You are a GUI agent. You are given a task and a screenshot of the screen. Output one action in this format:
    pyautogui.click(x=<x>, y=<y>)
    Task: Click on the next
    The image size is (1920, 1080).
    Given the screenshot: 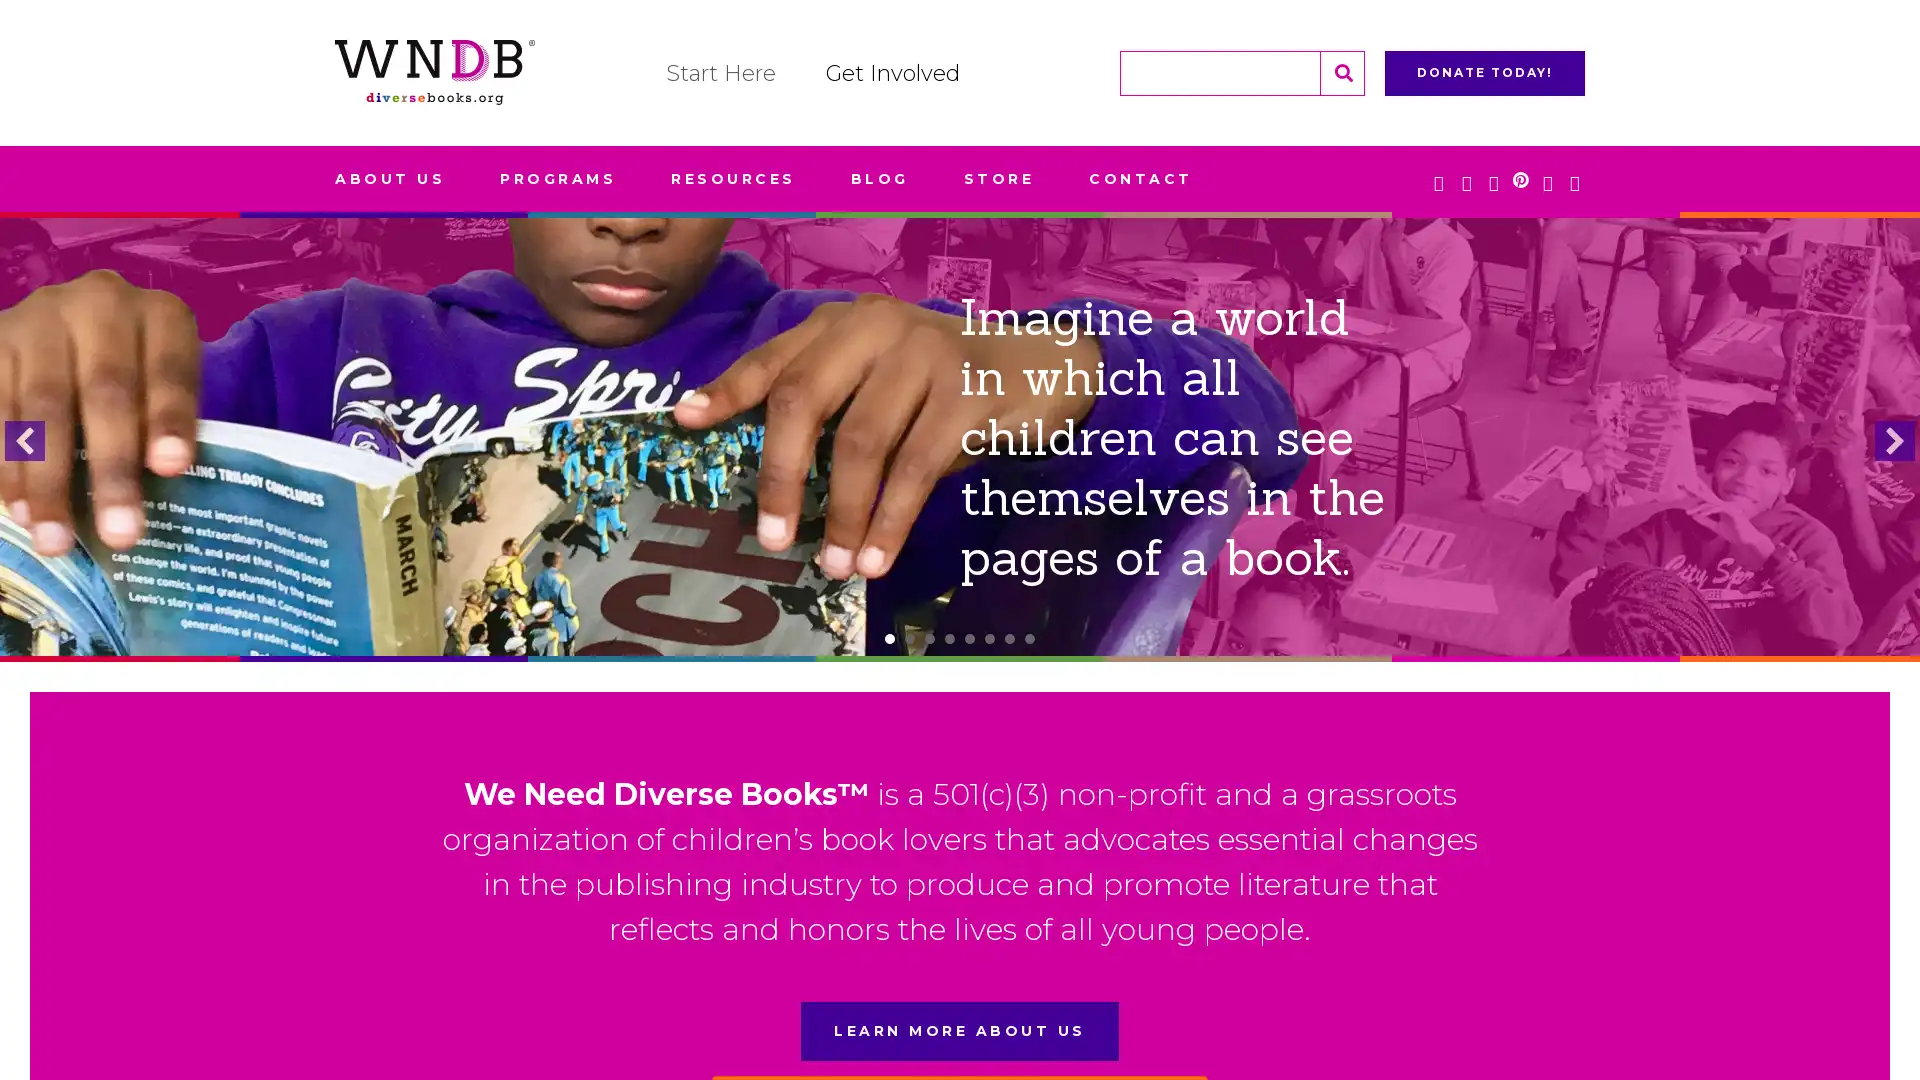 What is the action you would take?
    pyautogui.click(x=1894, y=439)
    